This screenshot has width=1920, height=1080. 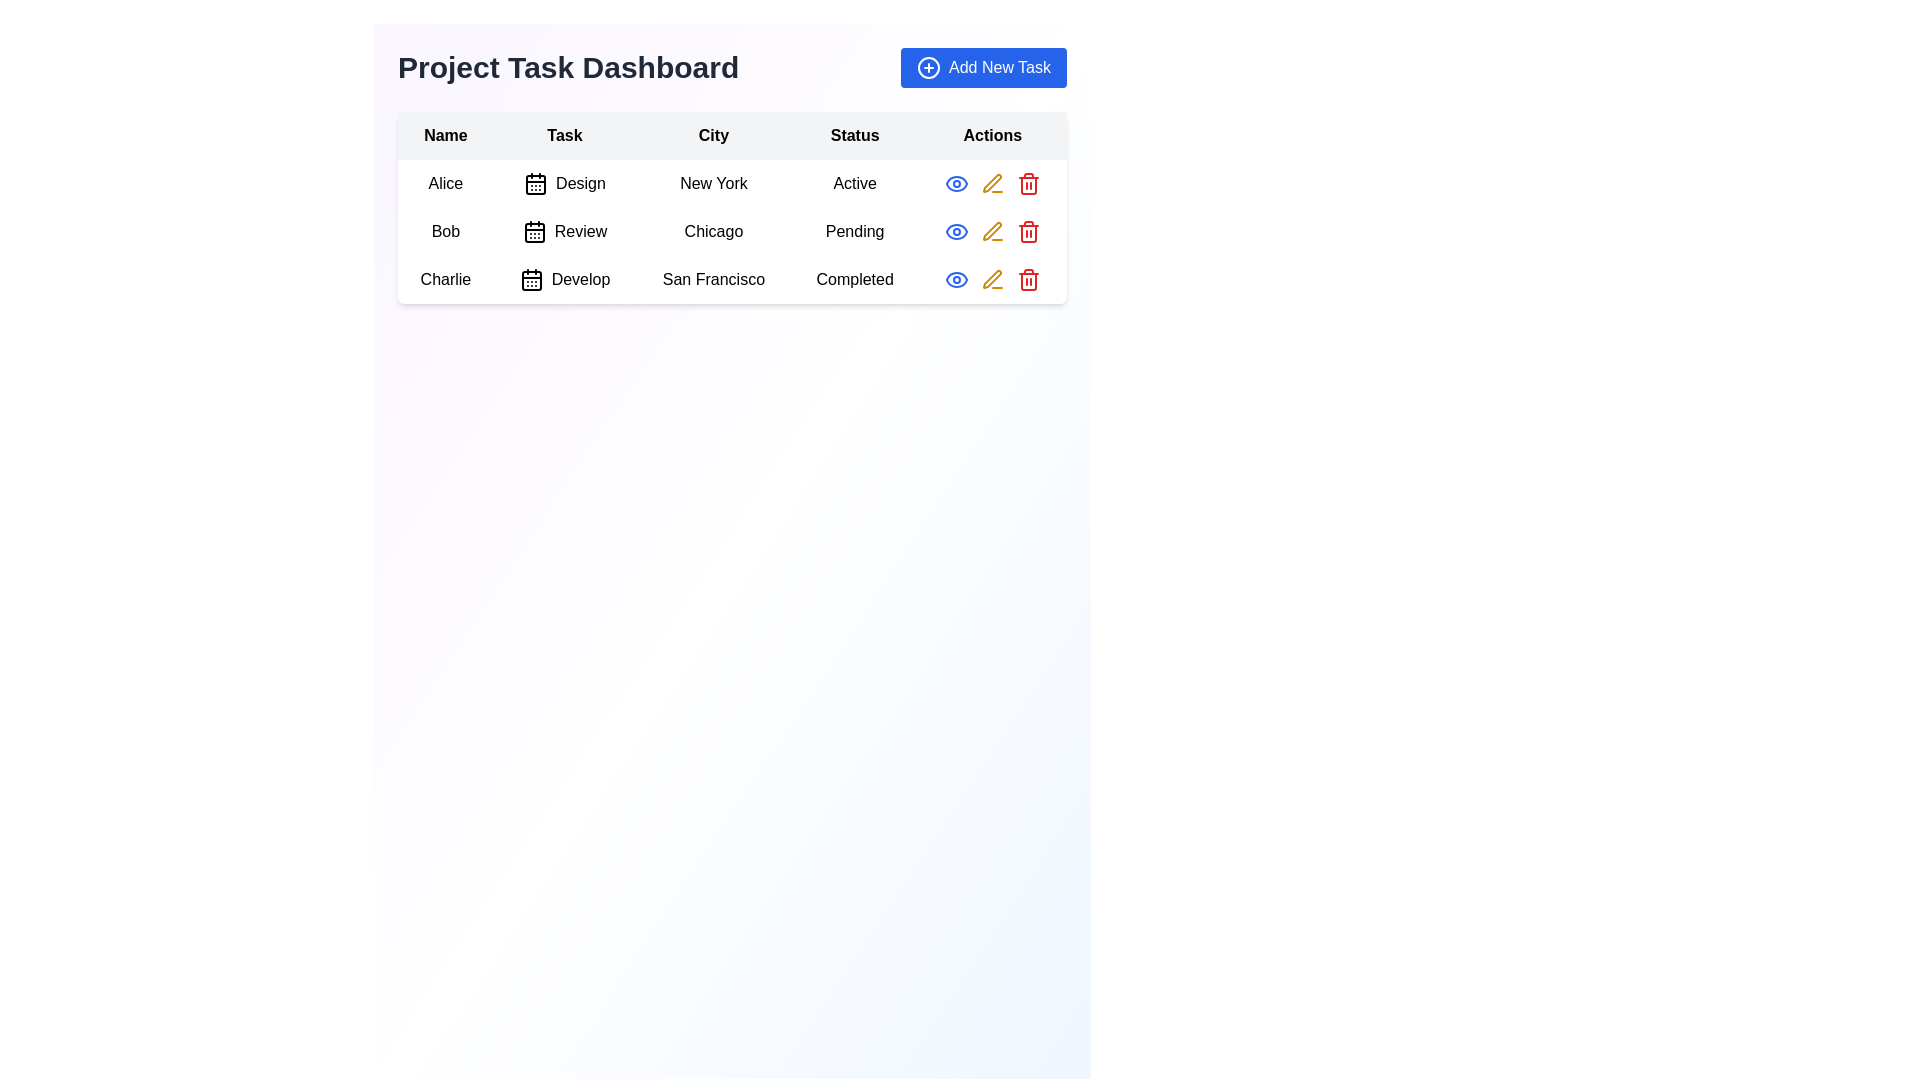 What do you see at coordinates (955, 184) in the screenshot?
I see `the visibility icon located in the 'Actions' column of the tasks table for the second entry associated with 'Bob'` at bounding box center [955, 184].